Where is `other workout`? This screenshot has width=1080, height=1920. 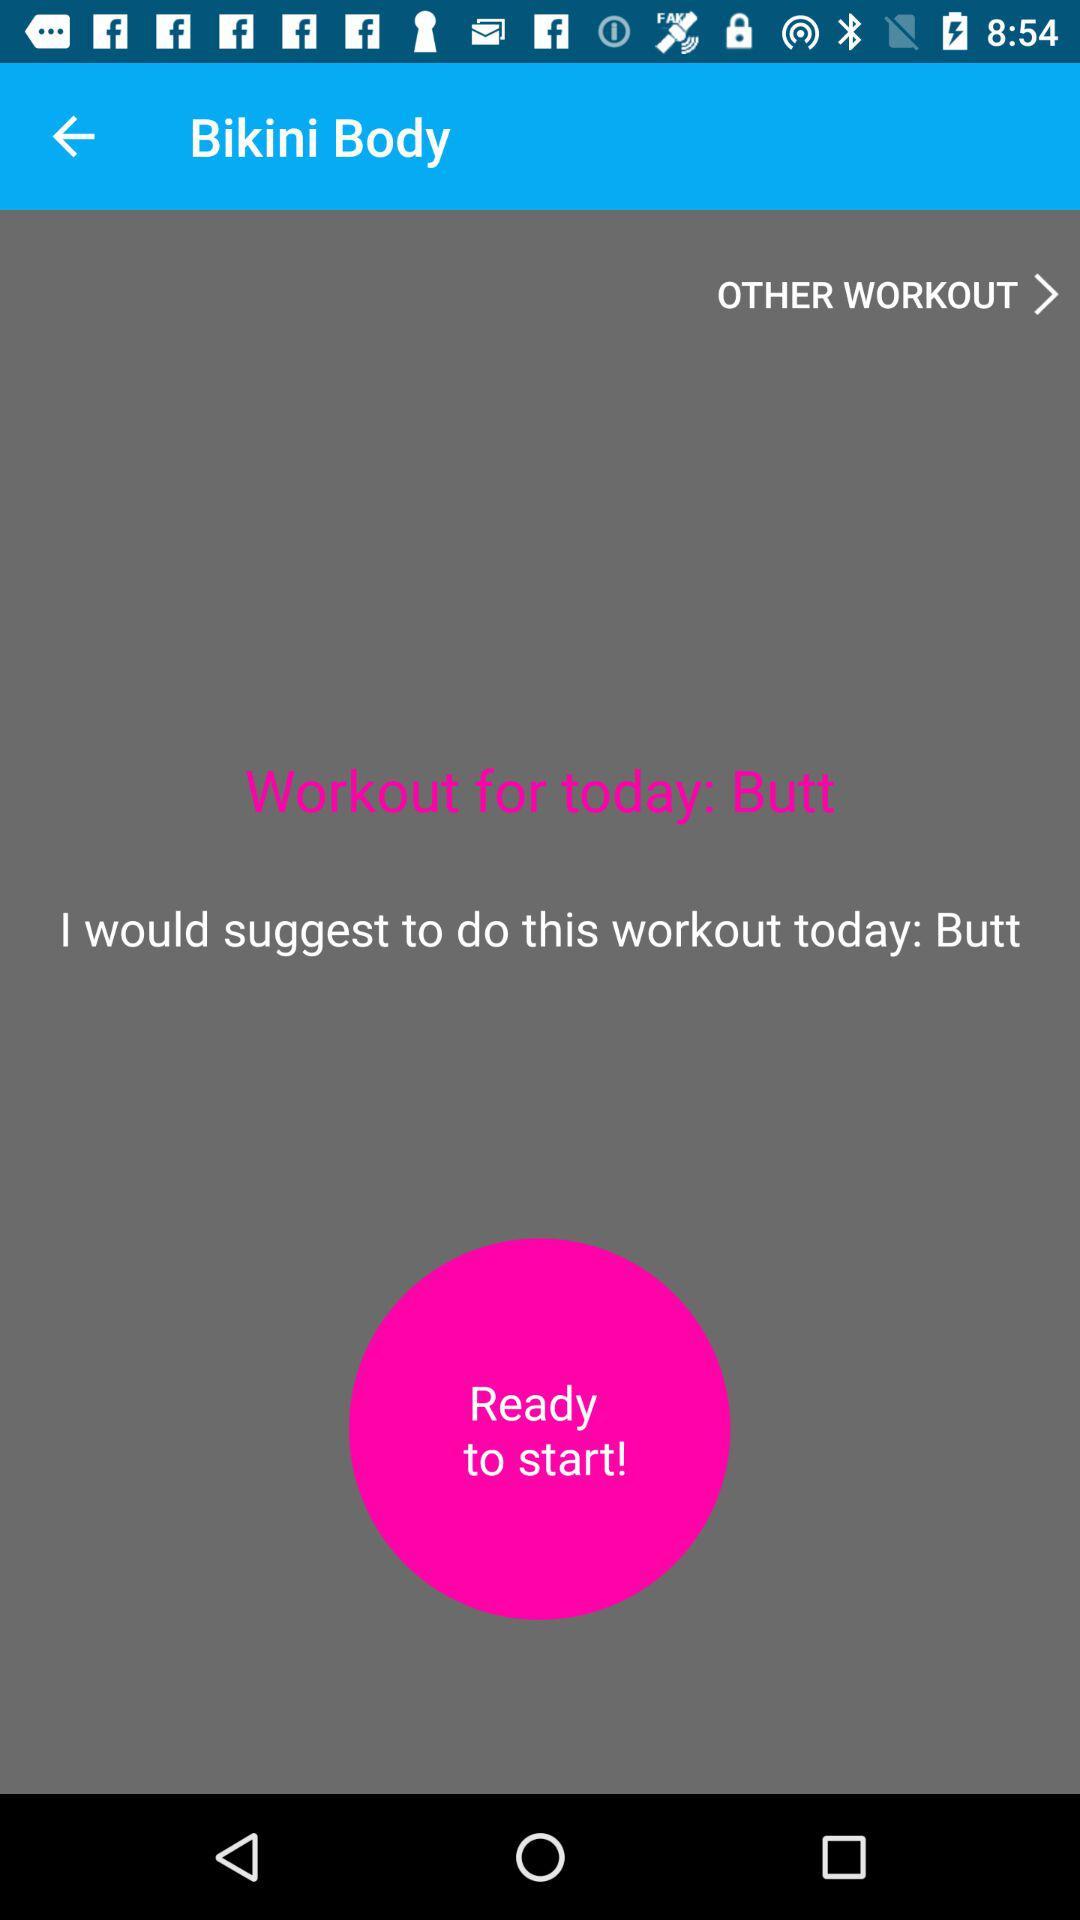
other workout is located at coordinates (886, 292).